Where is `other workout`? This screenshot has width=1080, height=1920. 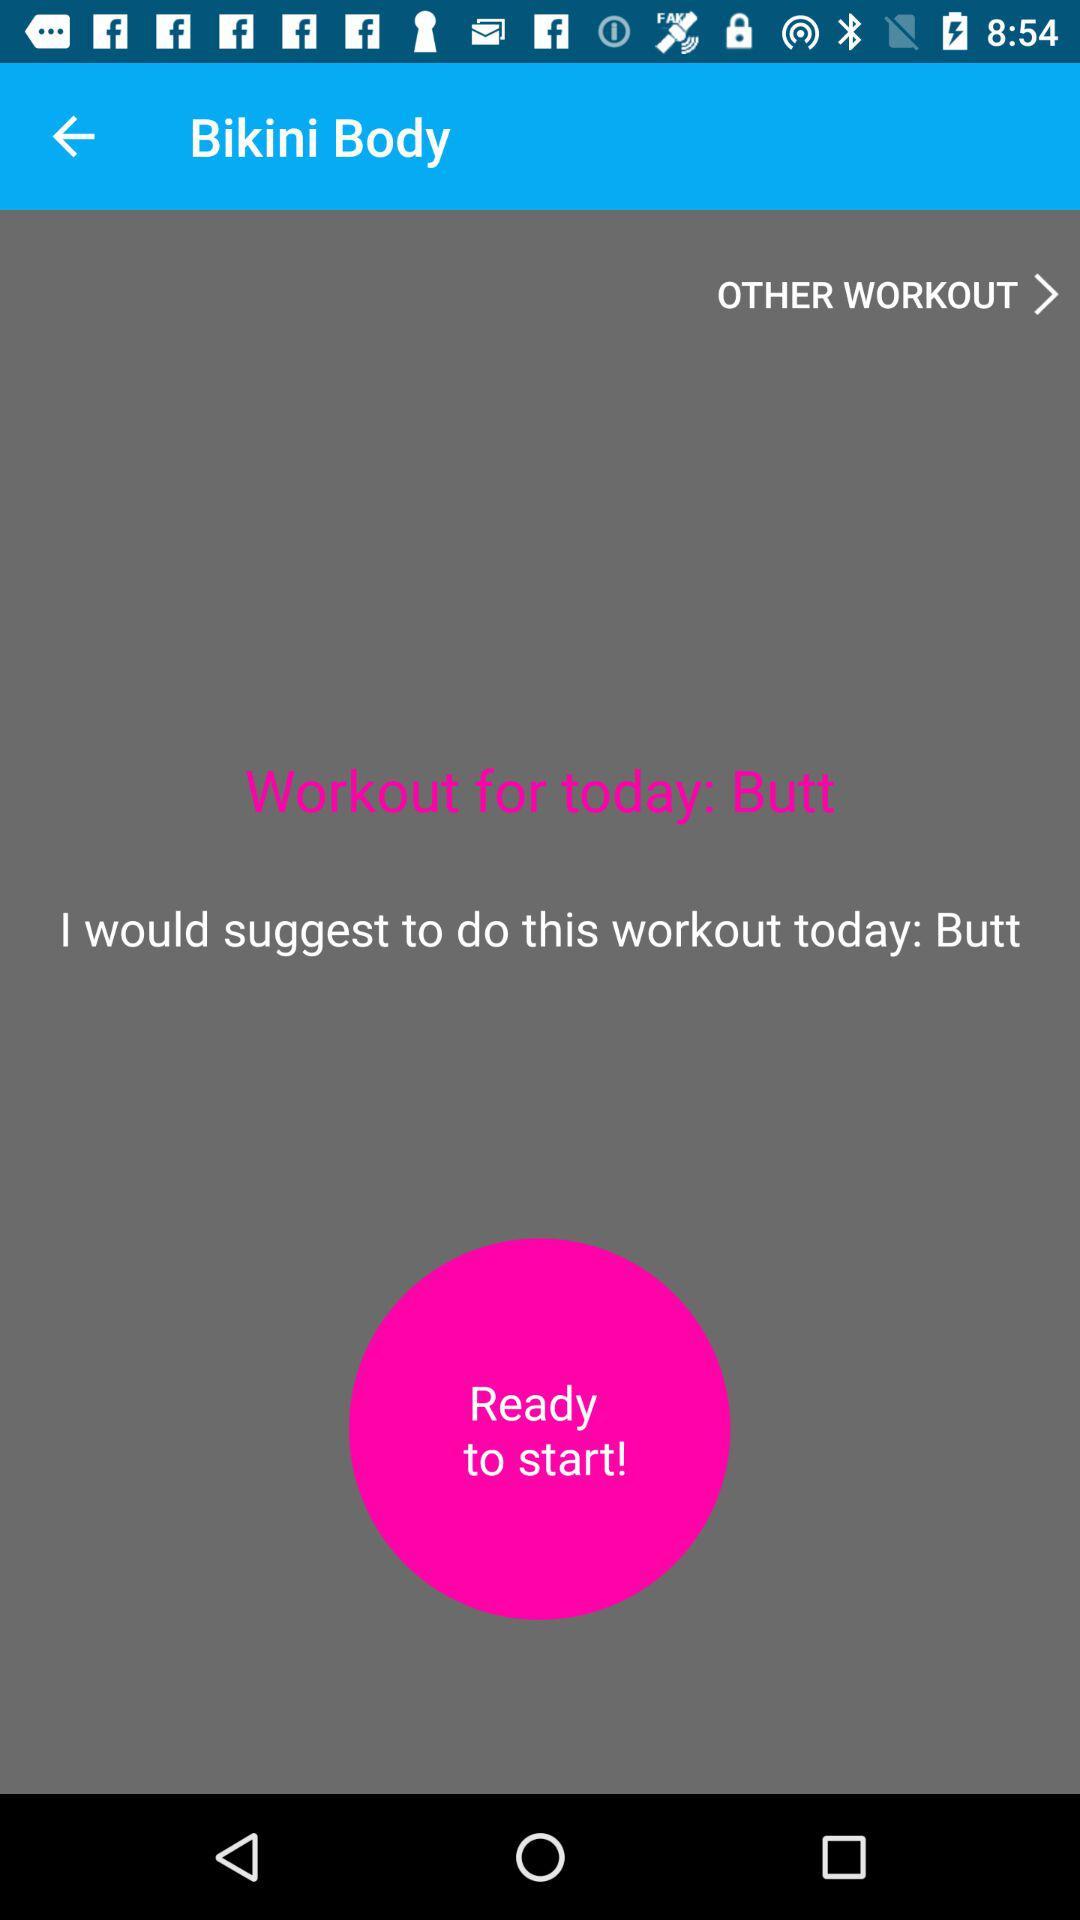
other workout is located at coordinates (886, 292).